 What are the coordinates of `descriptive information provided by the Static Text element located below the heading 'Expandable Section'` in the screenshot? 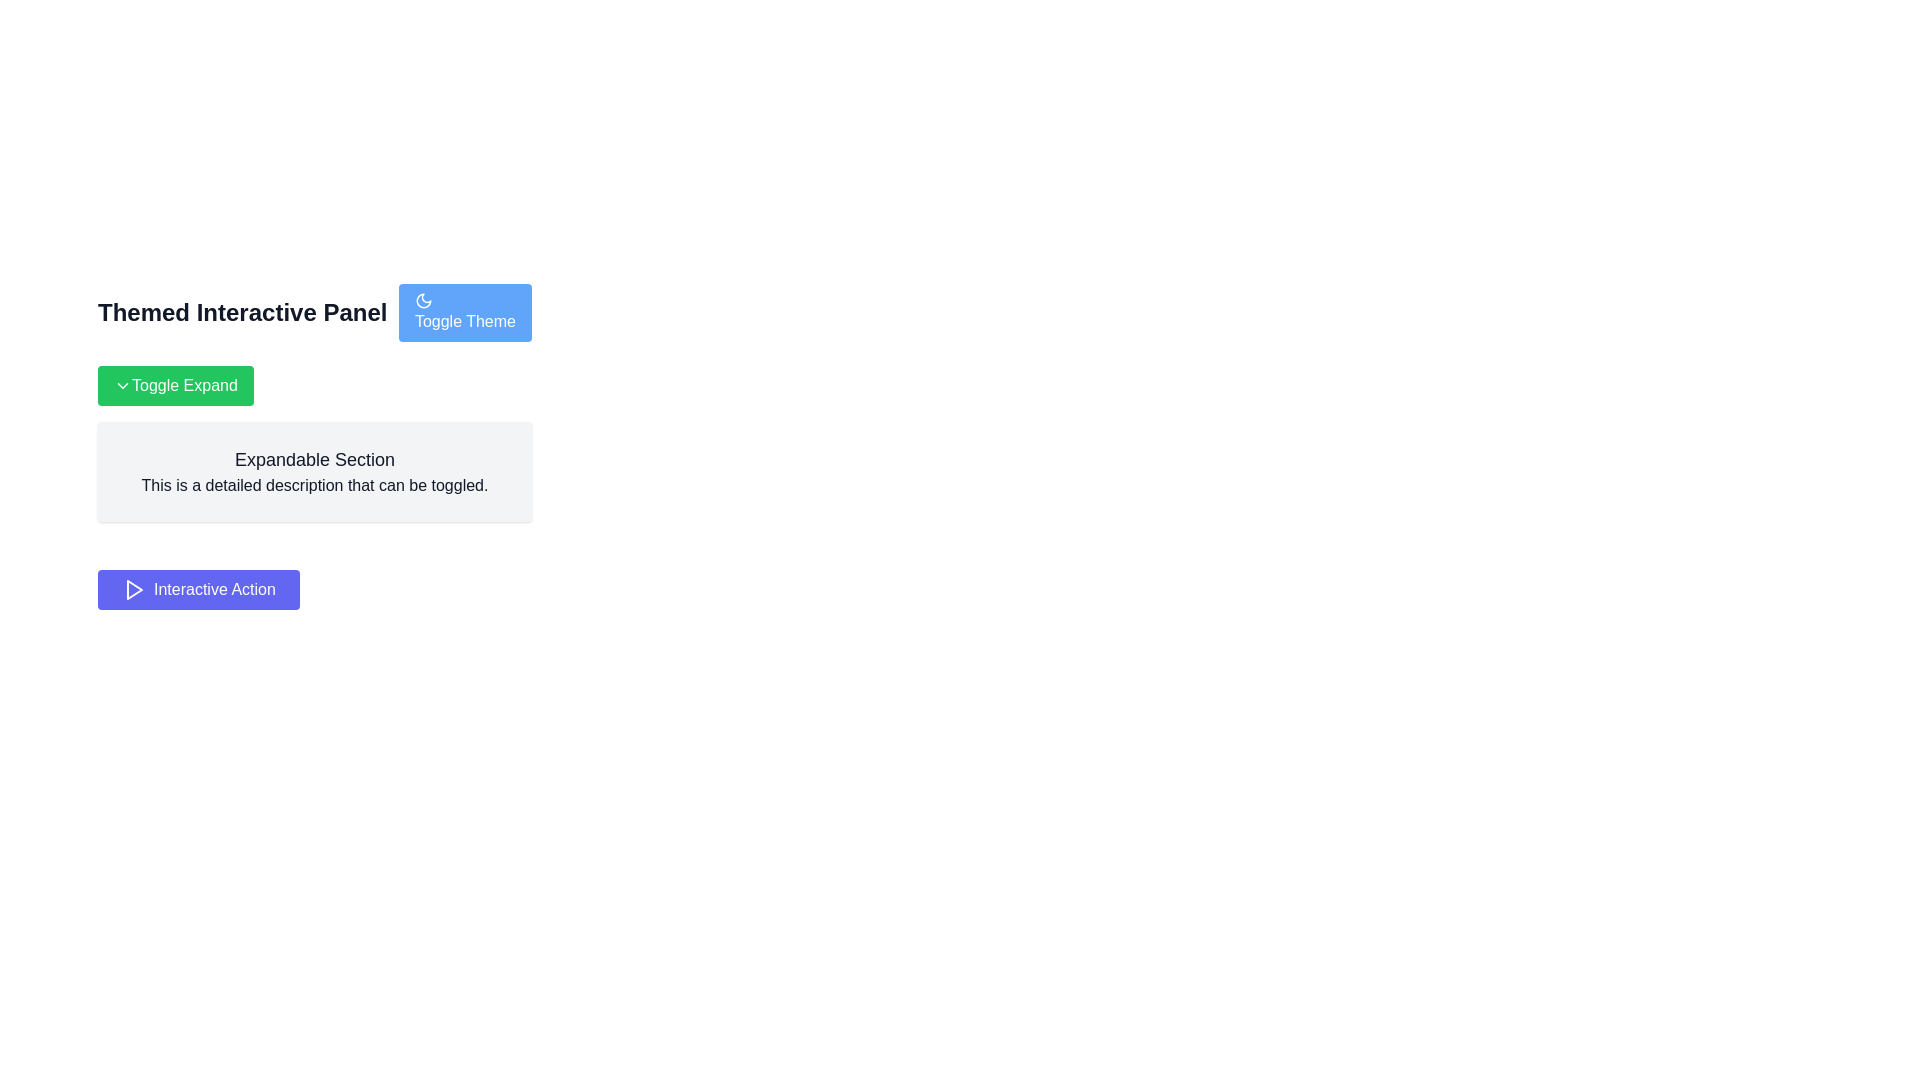 It's located at (314, 486).